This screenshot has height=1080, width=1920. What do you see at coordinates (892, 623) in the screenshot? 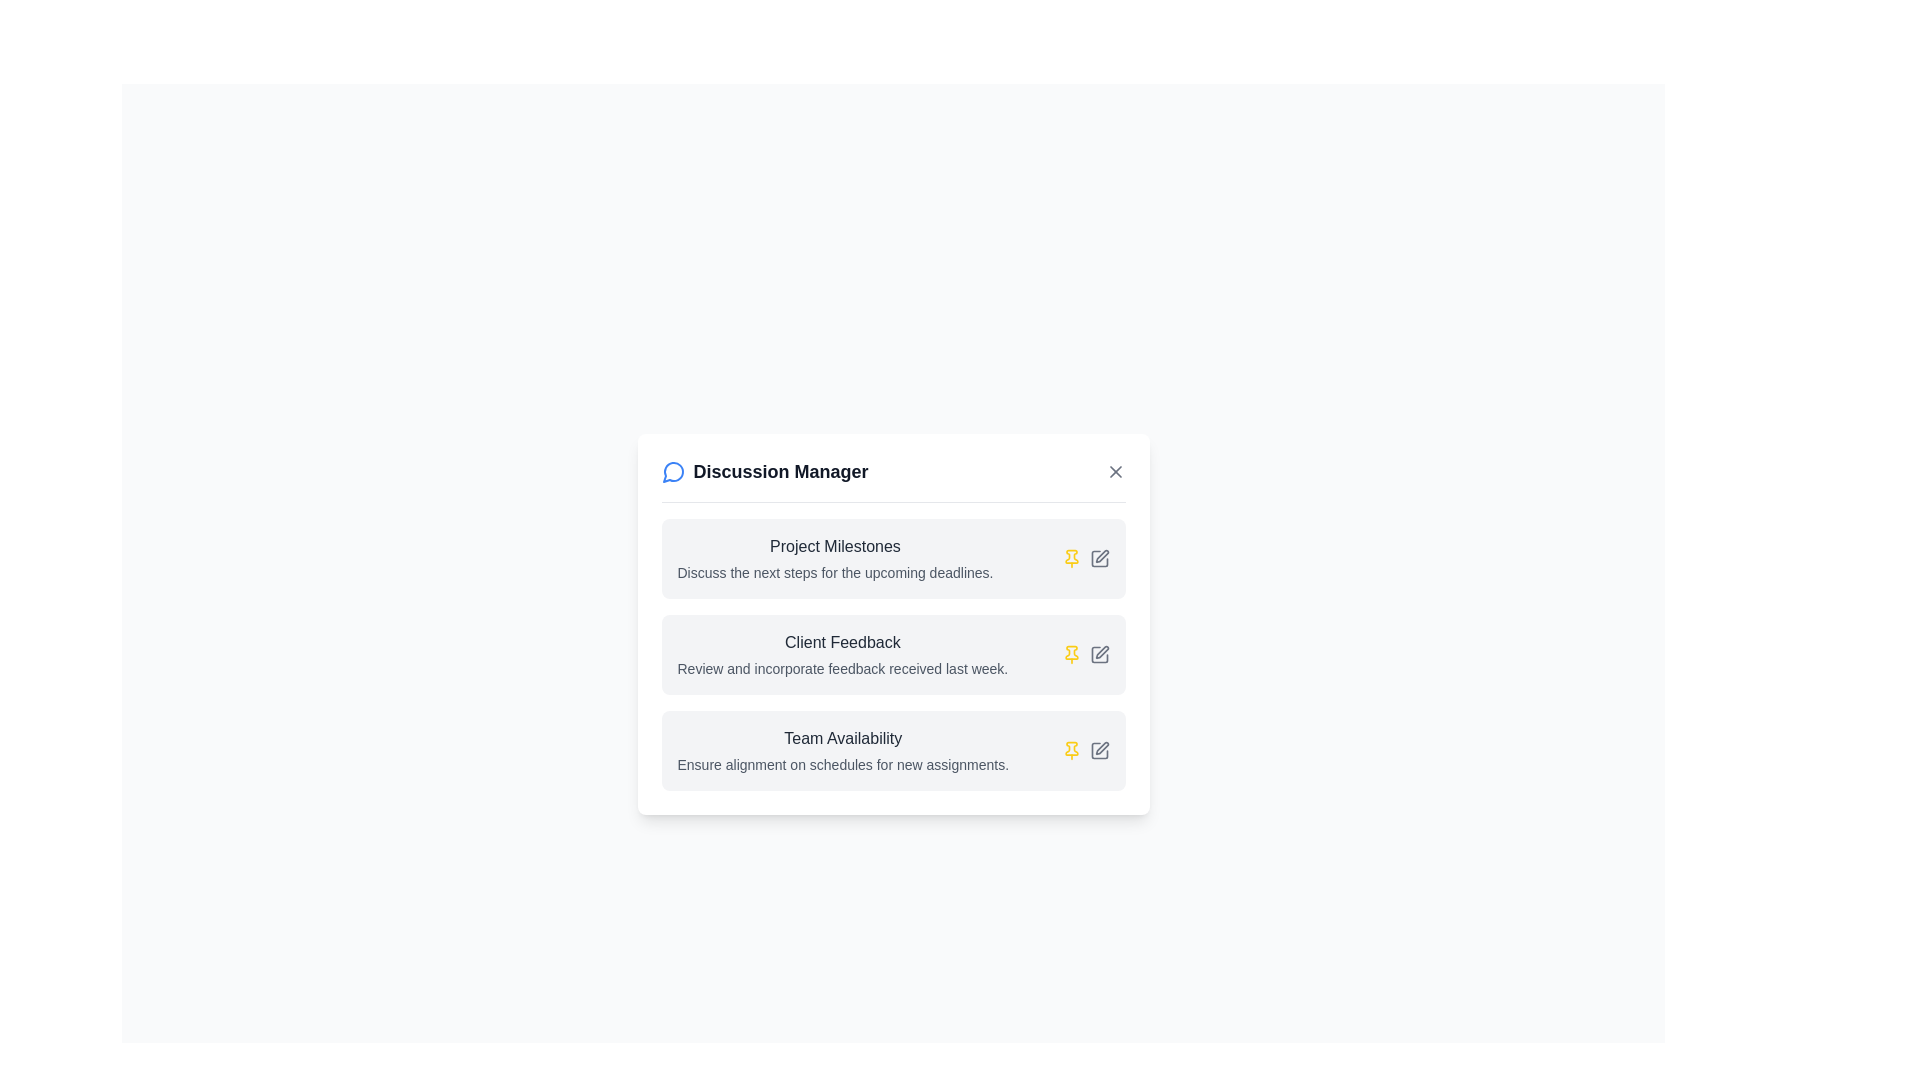
I see `the 'Client Feedback' information card` at bounding box center [892, 623].